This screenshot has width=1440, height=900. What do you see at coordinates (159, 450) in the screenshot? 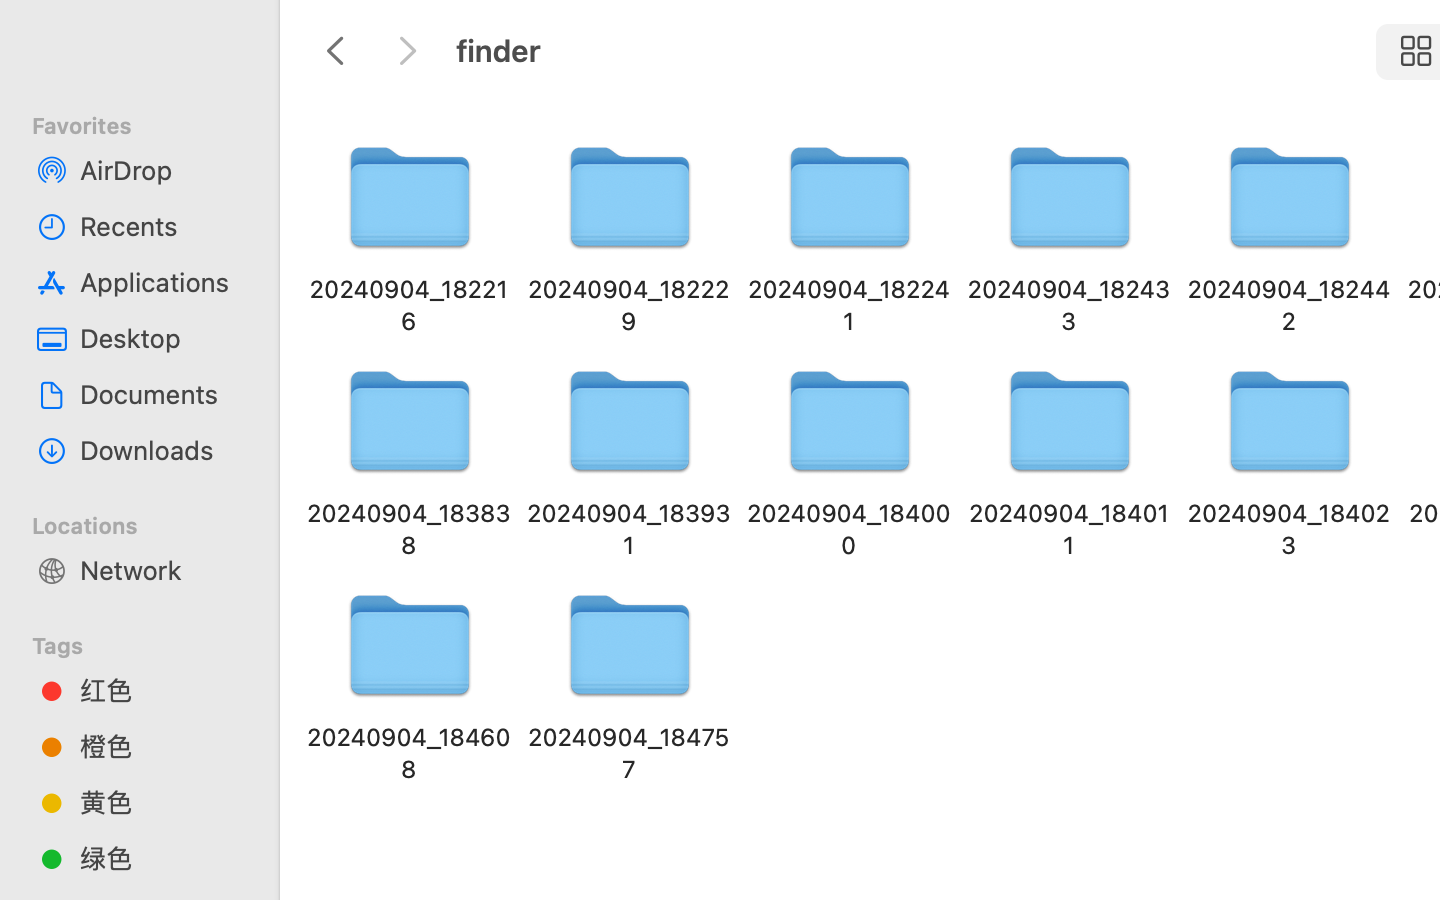
I see `'Downloads'` at bounding box center [159, 450].